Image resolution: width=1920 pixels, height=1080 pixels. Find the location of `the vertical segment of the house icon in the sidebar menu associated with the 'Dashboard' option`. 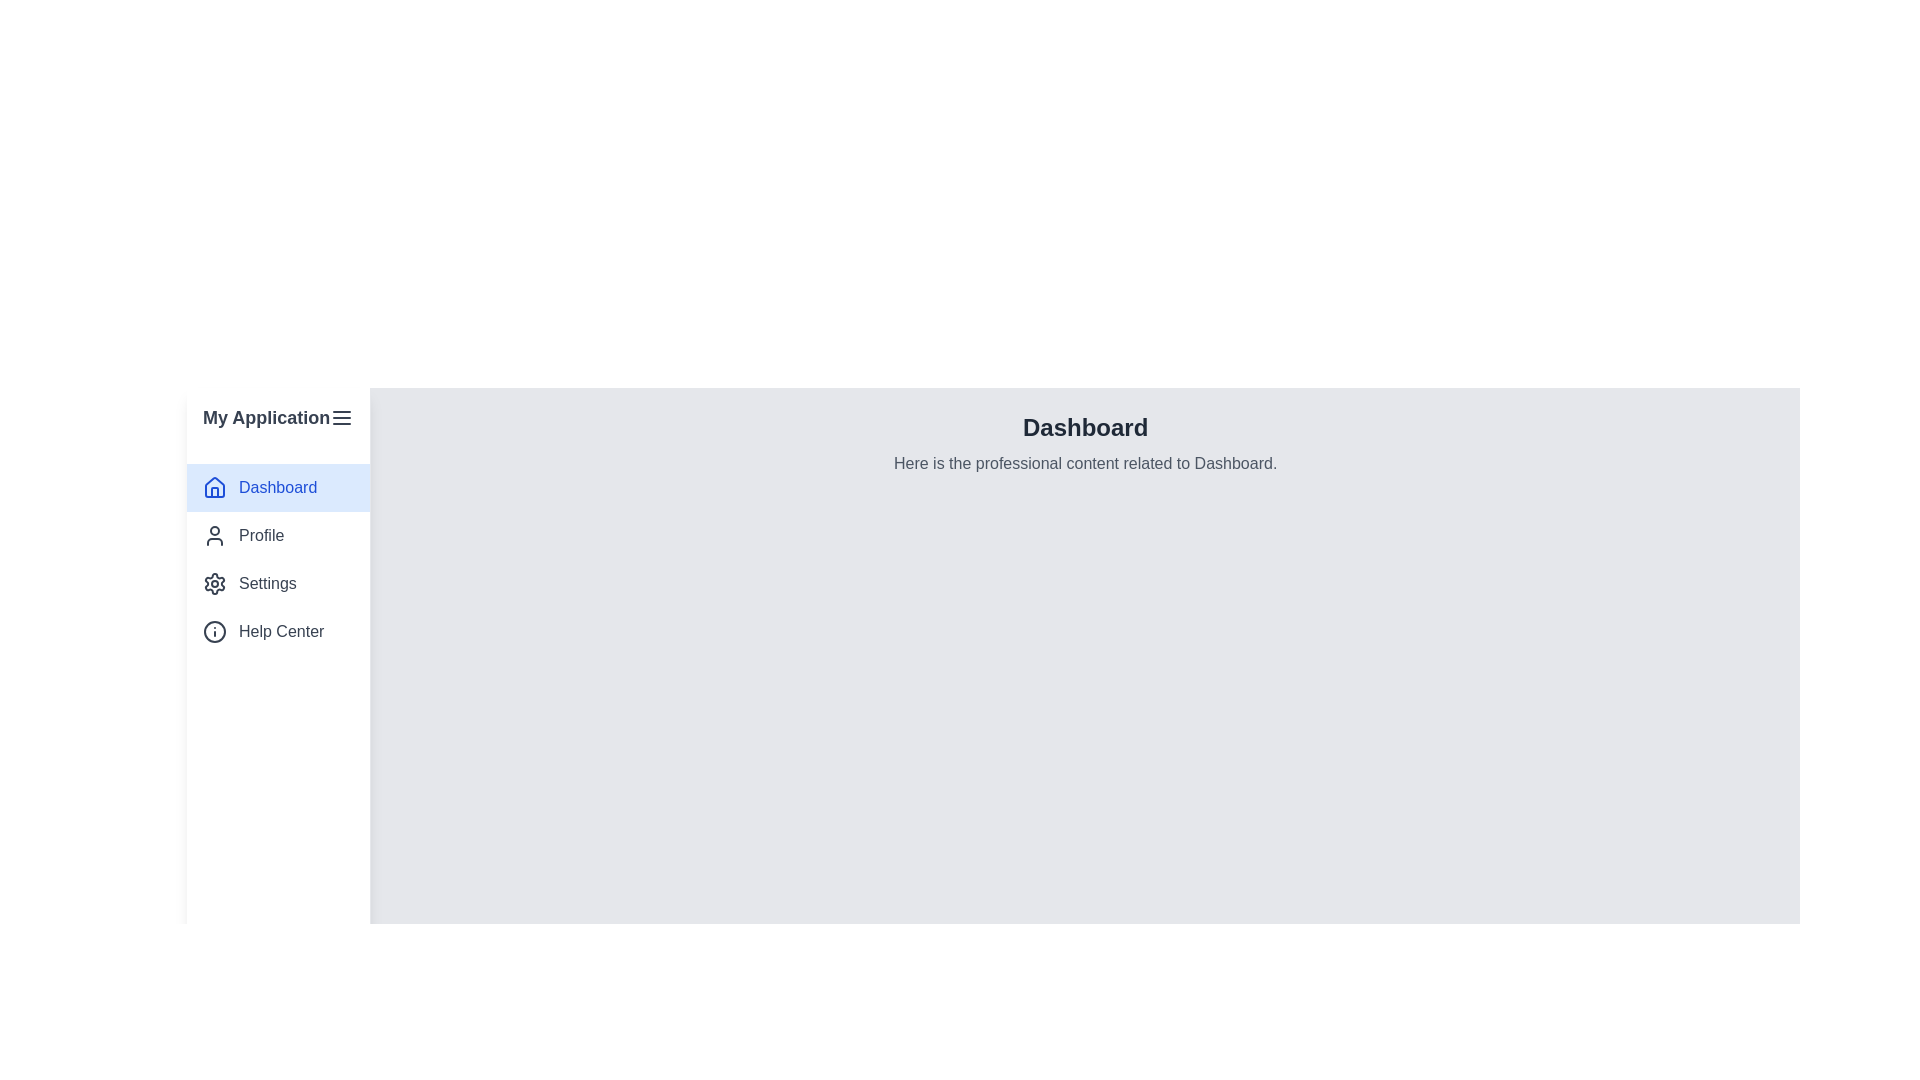

the vertical segment of the house icon in the sidebar menu associated with the 'Dashboard' option is located at coordinates (215, 492).